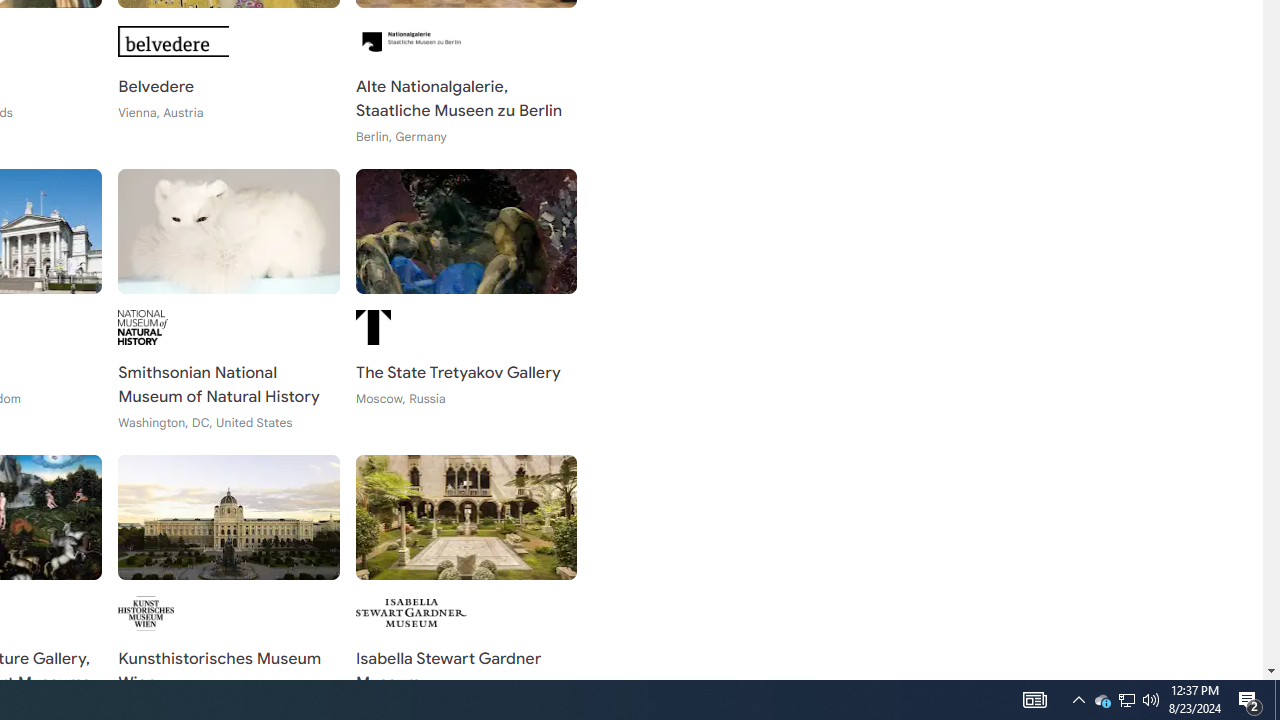 The image size is (1280, 720). I want to click on 'Kunsthistorisches Museum Wien Vienna, Austria', so click(229, 585).